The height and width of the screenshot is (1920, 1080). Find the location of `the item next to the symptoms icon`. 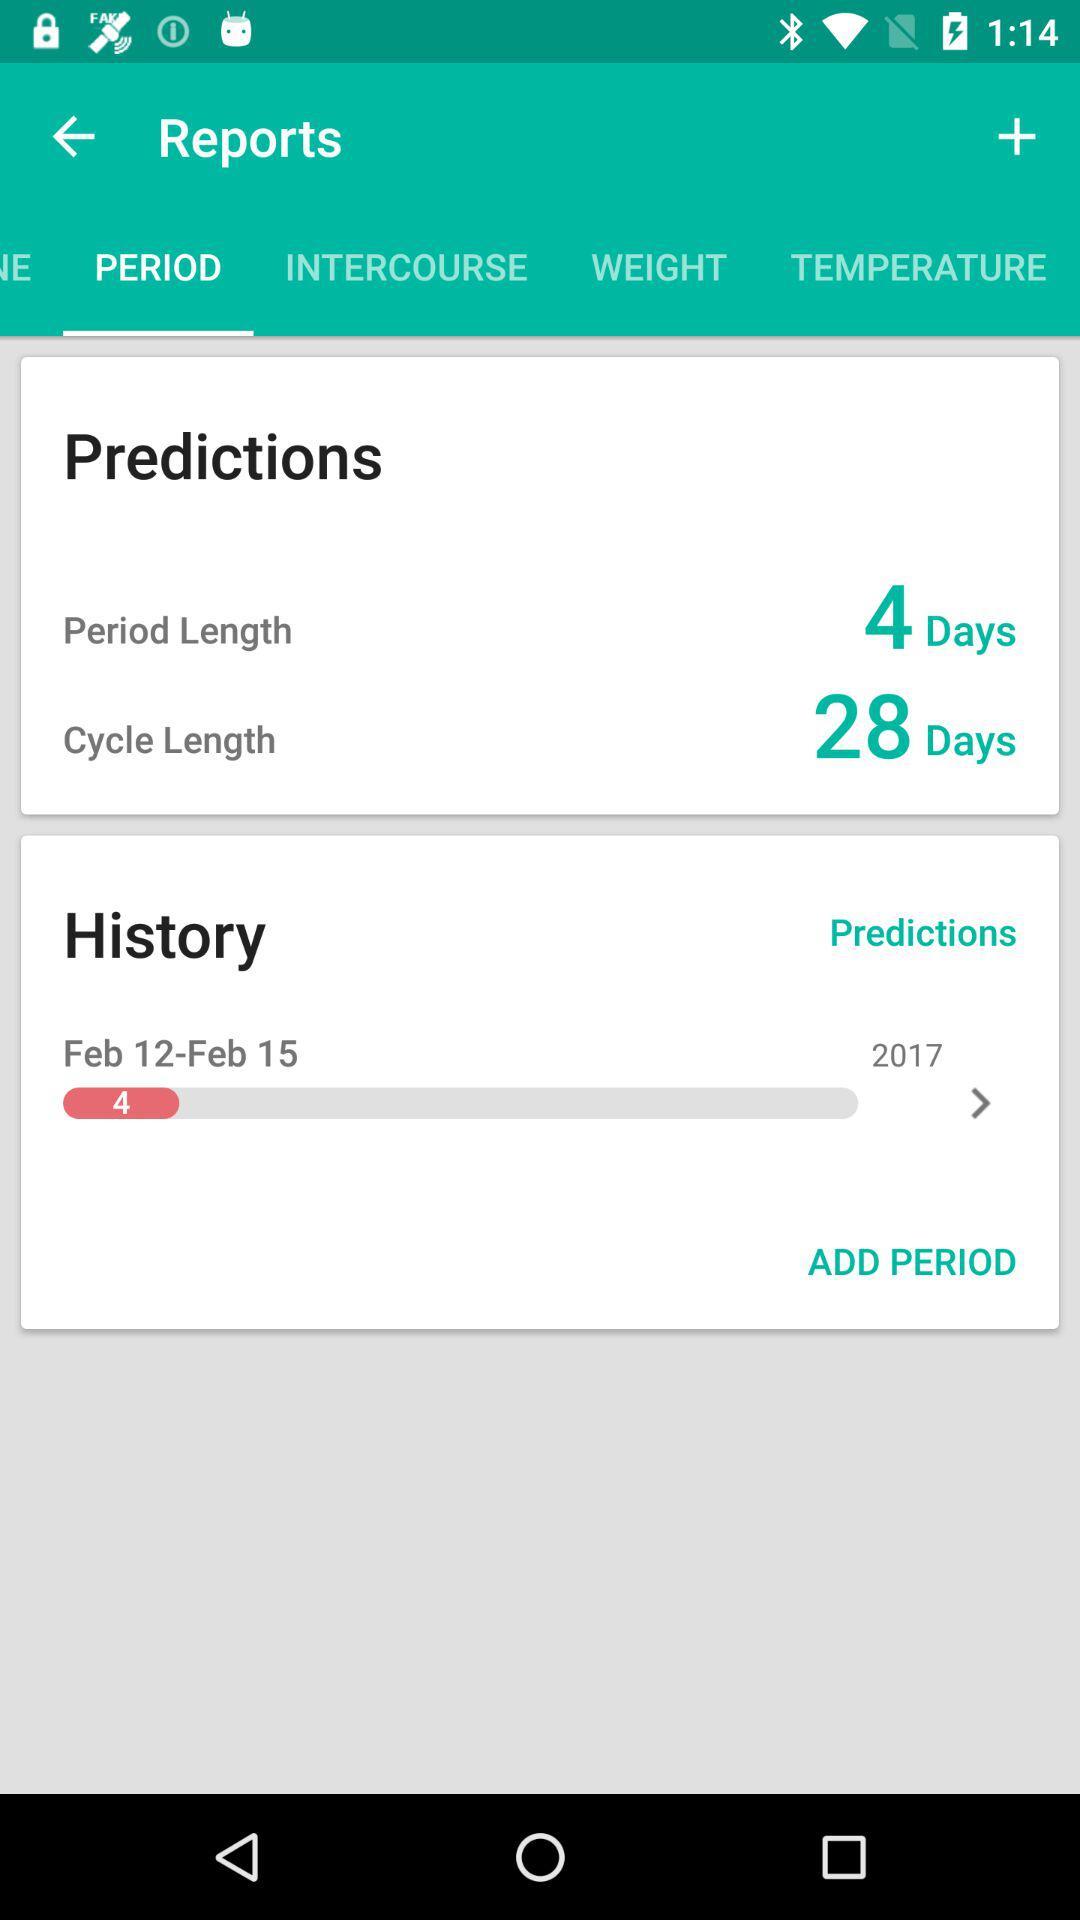

the item next to the symptoms icon is located at coordinates (918, 272).